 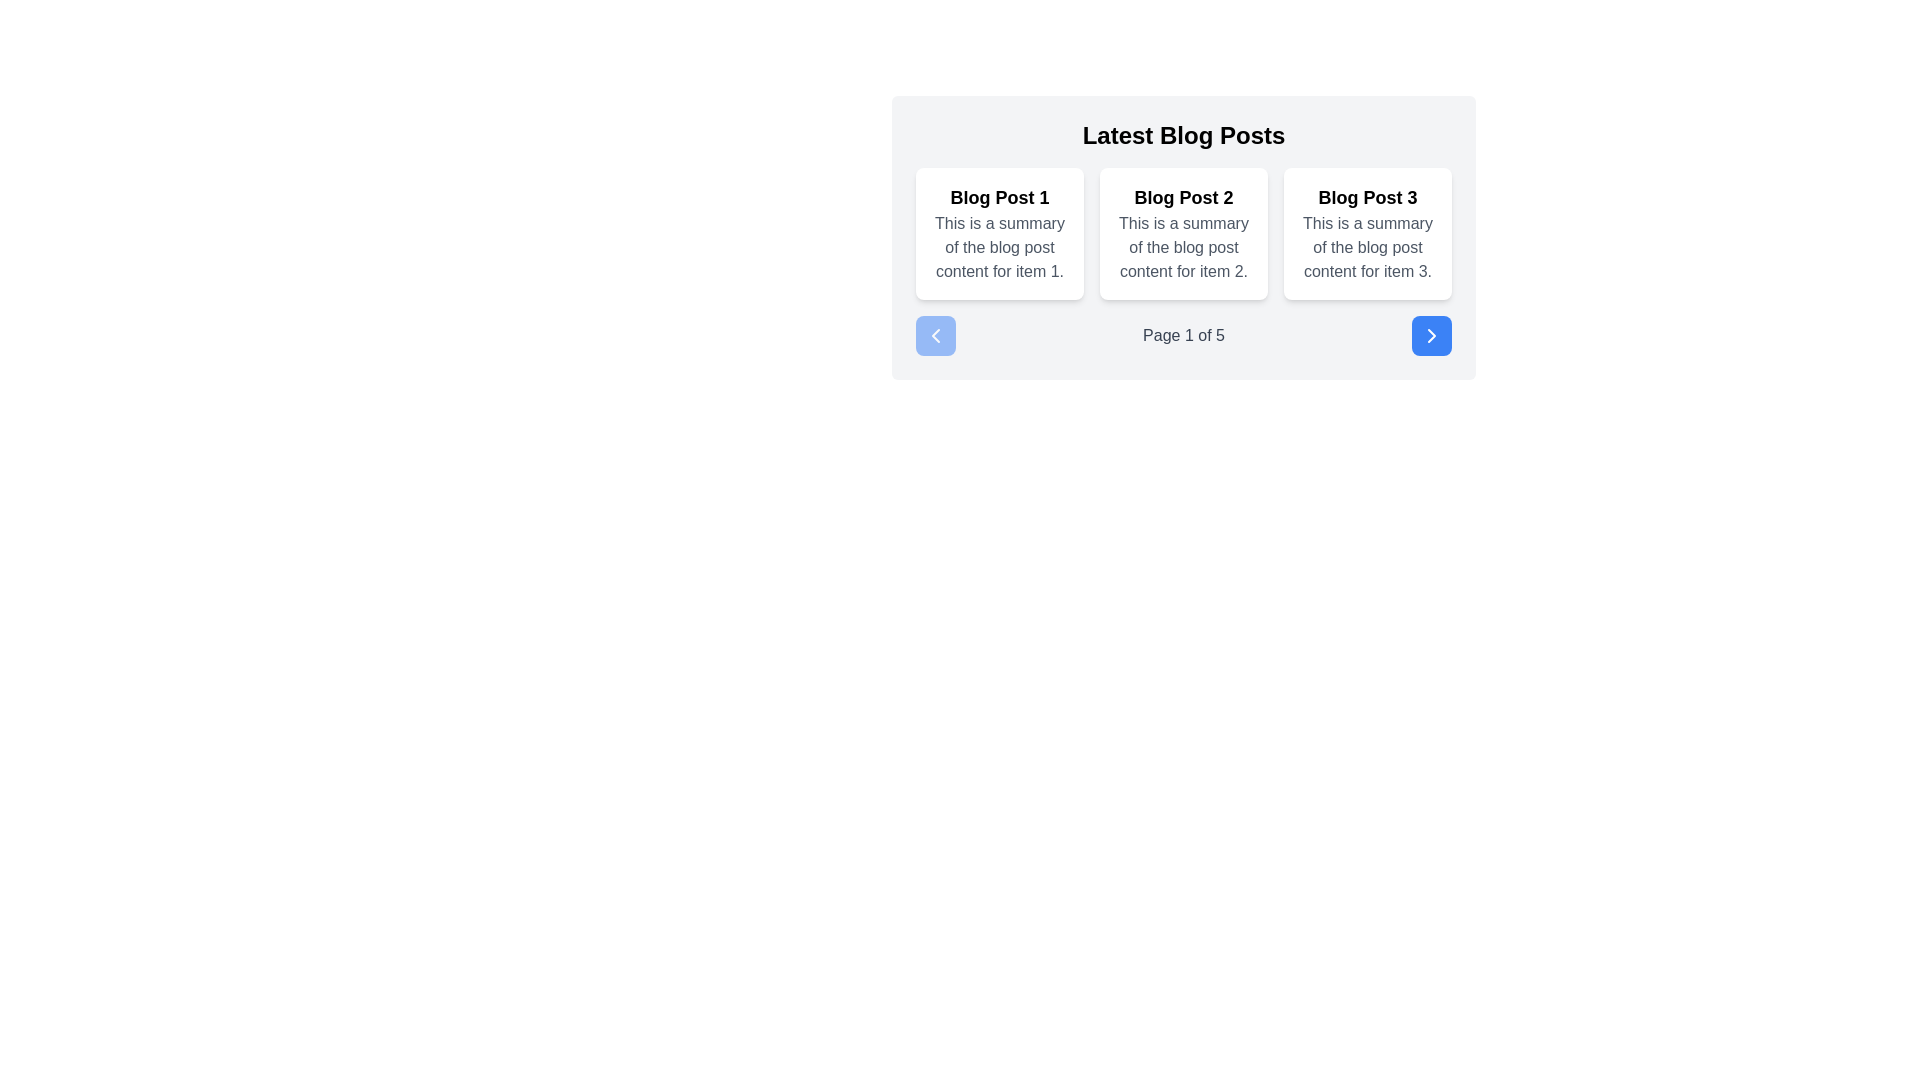 What do you see at coordinates (935, 334) in the screenshot?
I see `the left-chevron arrow icon located inside a blue circular button for navigating to previous pages, positioned below the first blog post card in the 'Latest Blog Posts' section` at bounding box center [935, 334].